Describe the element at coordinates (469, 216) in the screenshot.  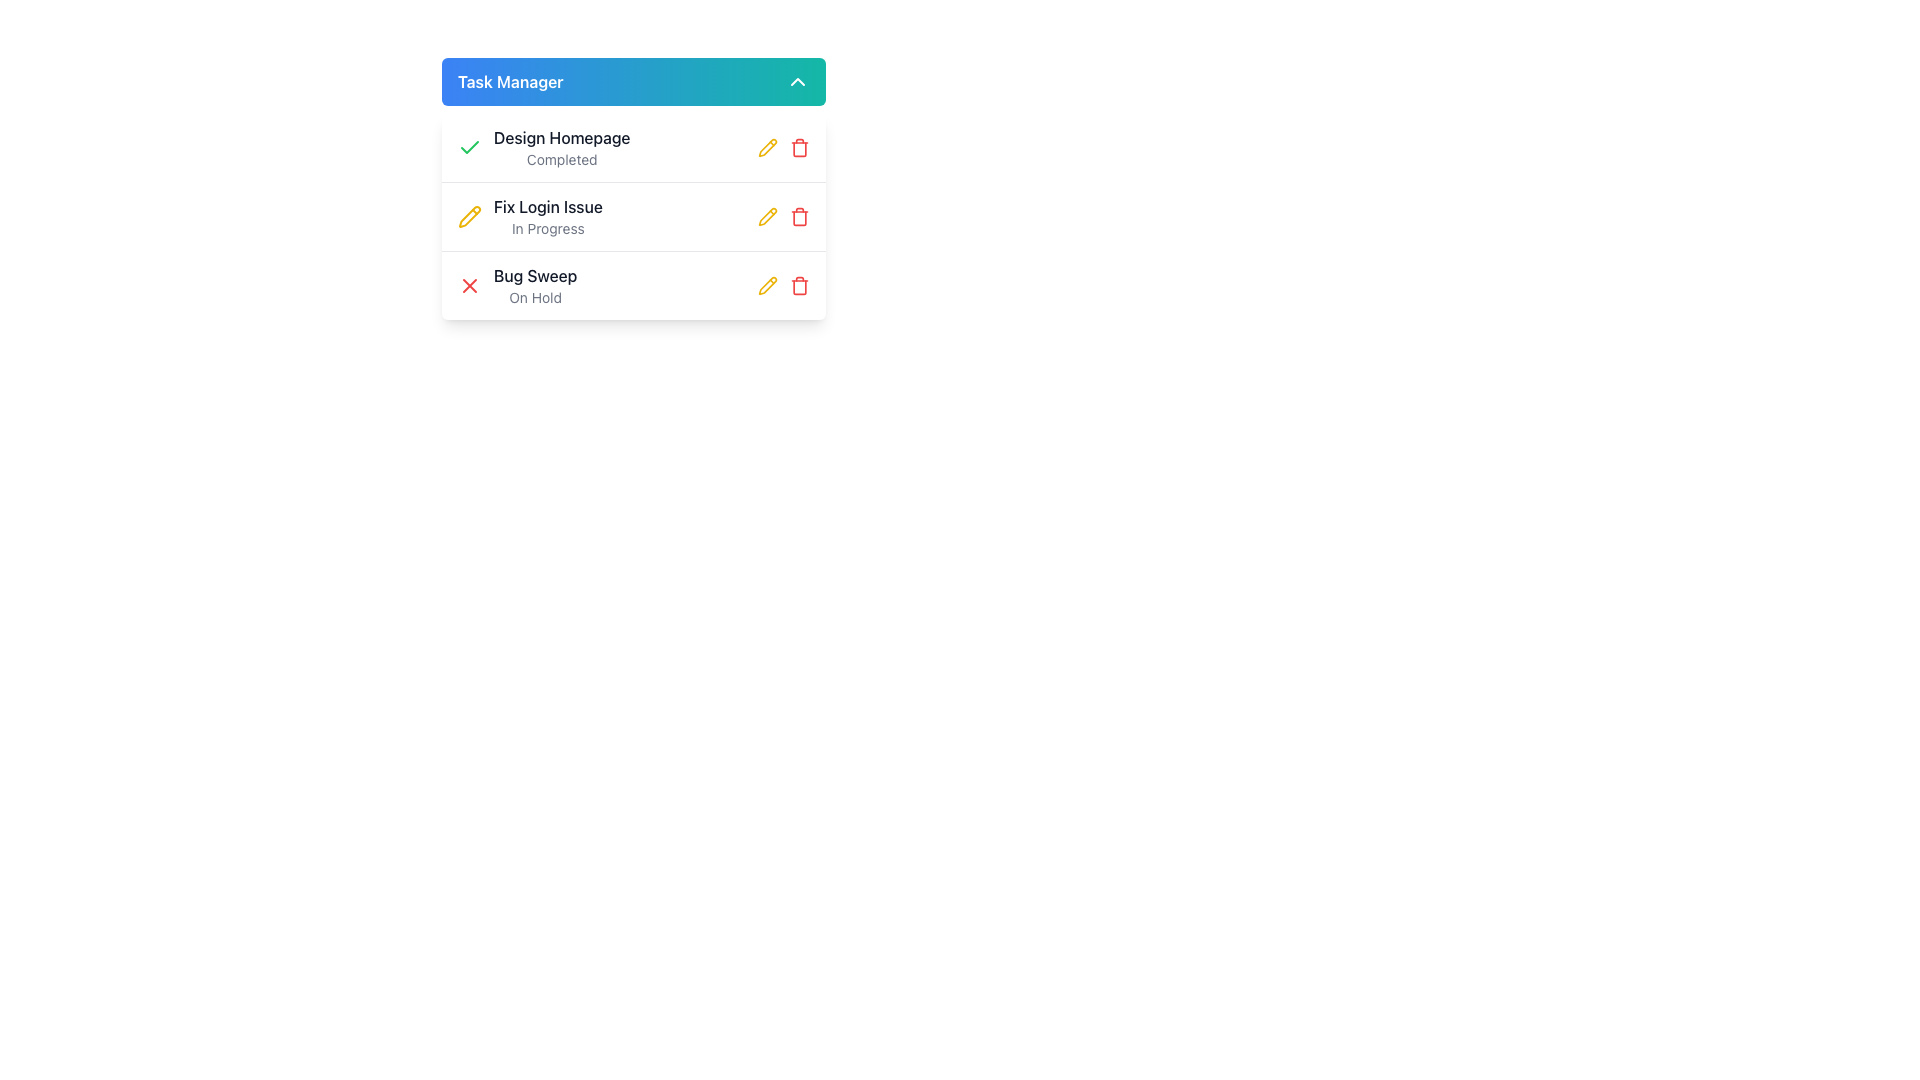
I see `the lower part of the pencil icon, which indicates the edit functionality for the corresponding task entry, located to the right of the task titles` at that location.